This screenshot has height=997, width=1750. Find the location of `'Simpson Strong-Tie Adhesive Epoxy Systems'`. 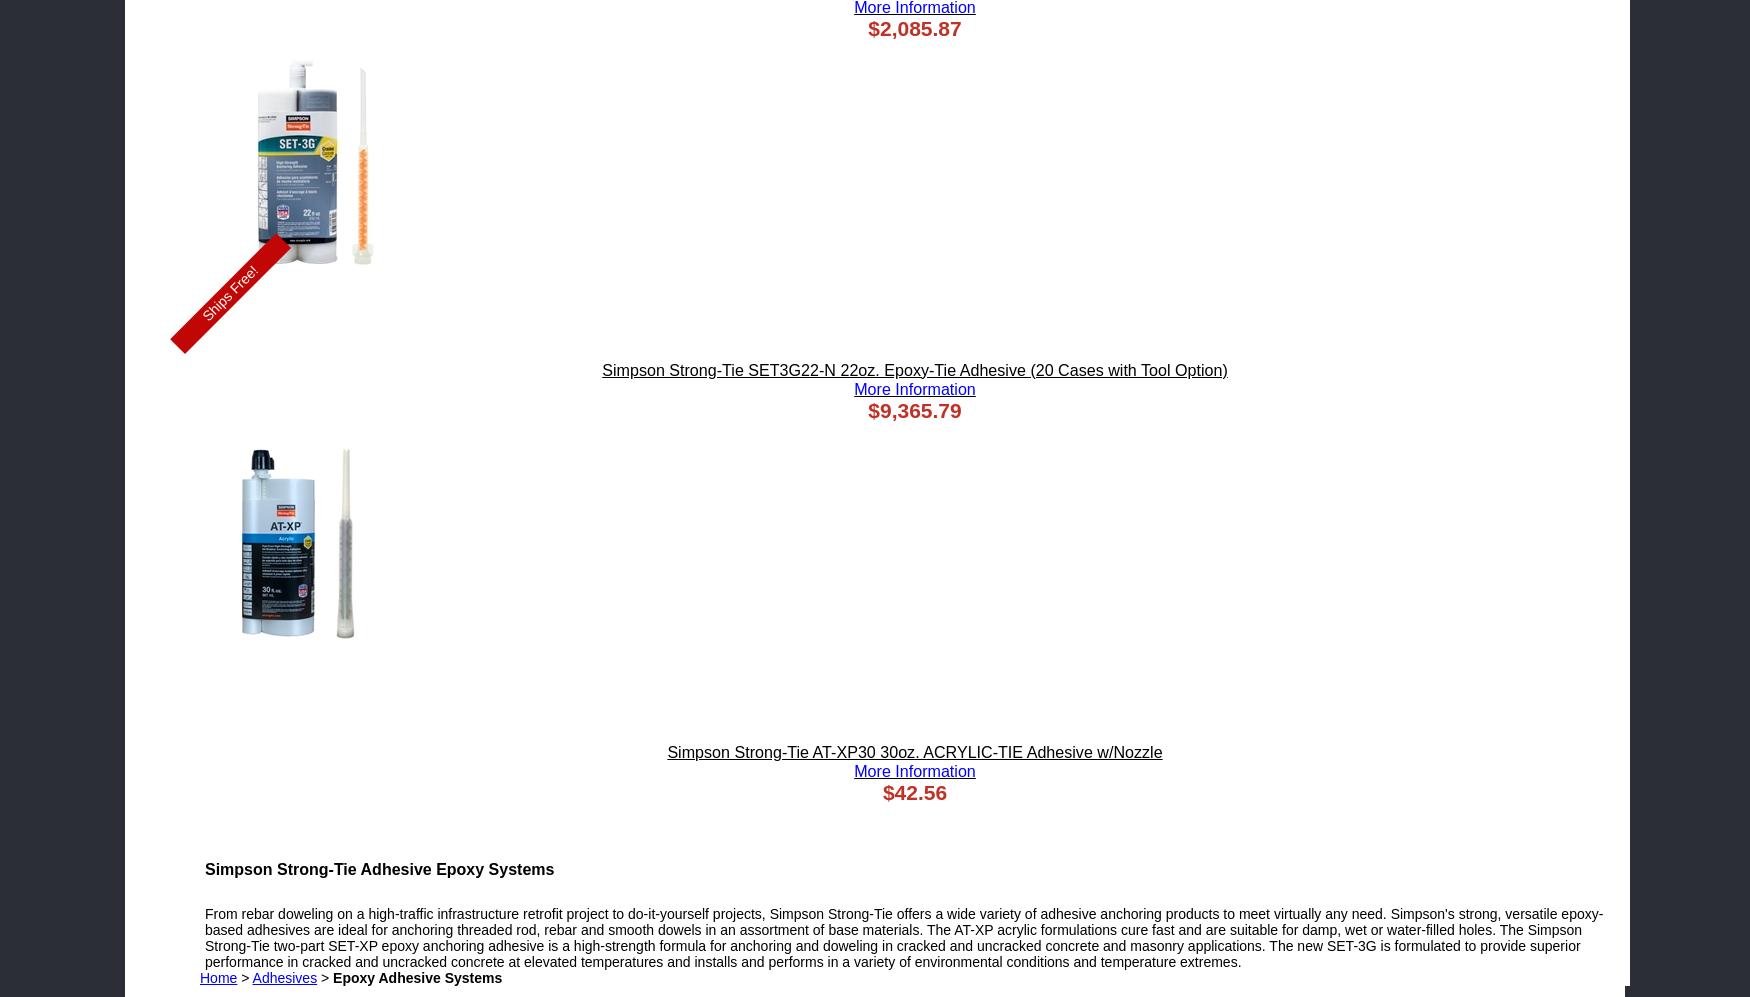

'Simpson Strong-Tie Adhesive Epoxy Systems' is located at coordinates (378, 868).